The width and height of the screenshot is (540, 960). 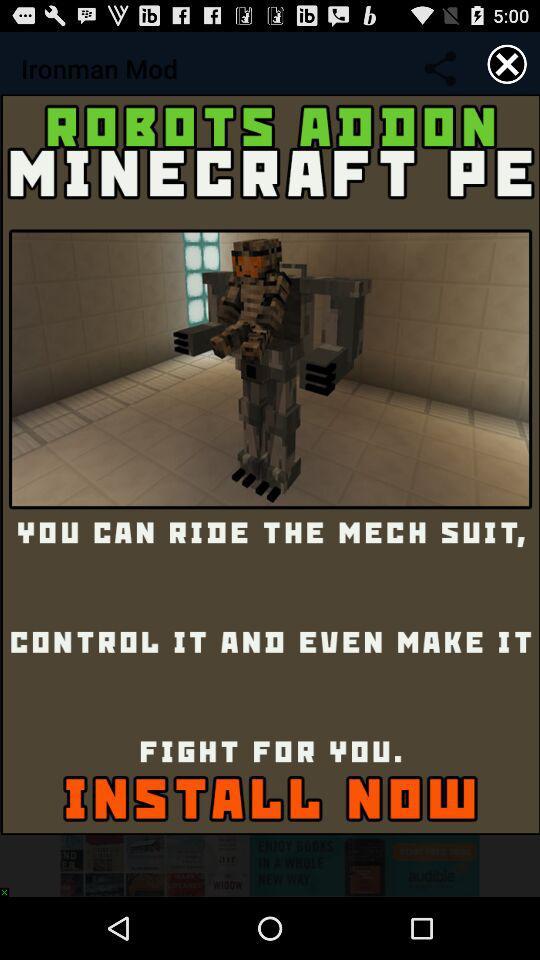 What do you see at coordinates (8, 886) in the screenshot?
I see `item at the bottom left corner` at bounding box center [8, 886].